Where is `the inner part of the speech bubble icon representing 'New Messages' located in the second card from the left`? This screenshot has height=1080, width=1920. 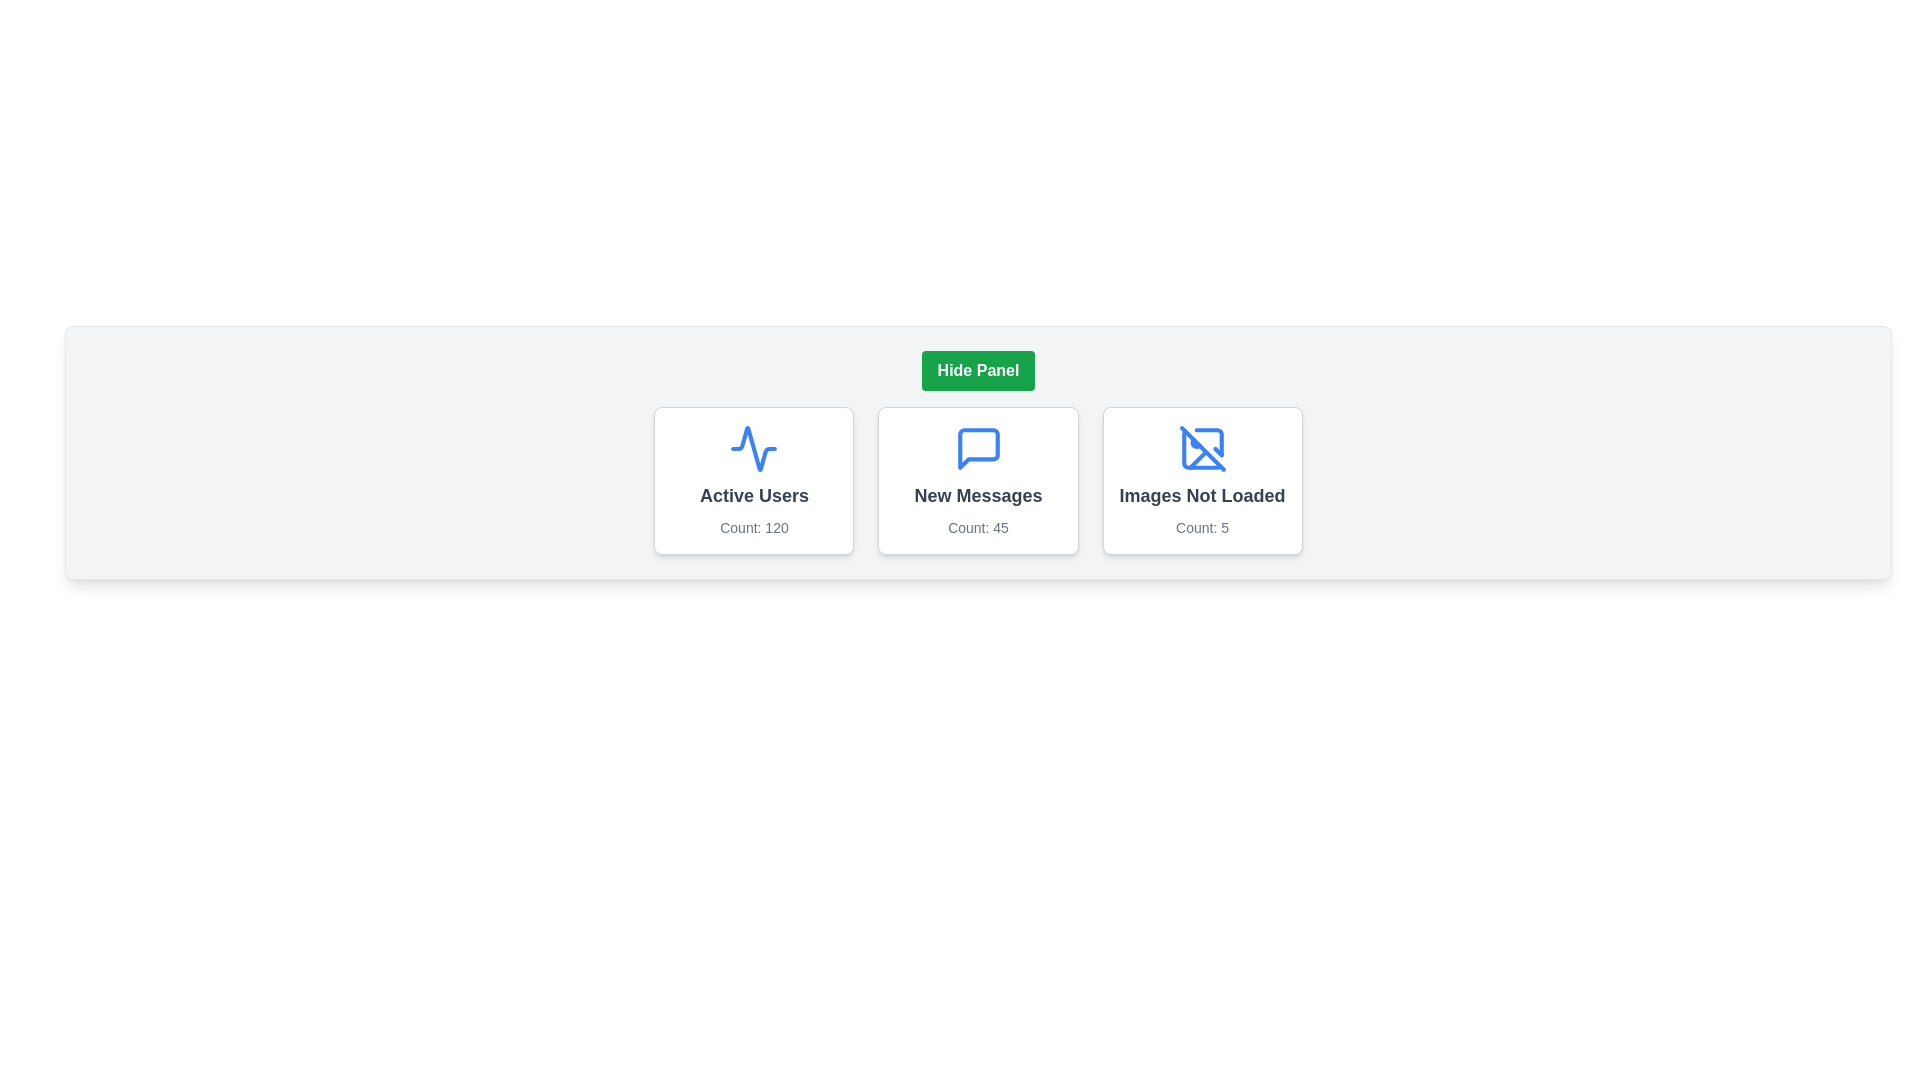
the inner part of the speech bubble icon representing 'New Messages' located in the second card from the left is located at coordinates (978, 447).